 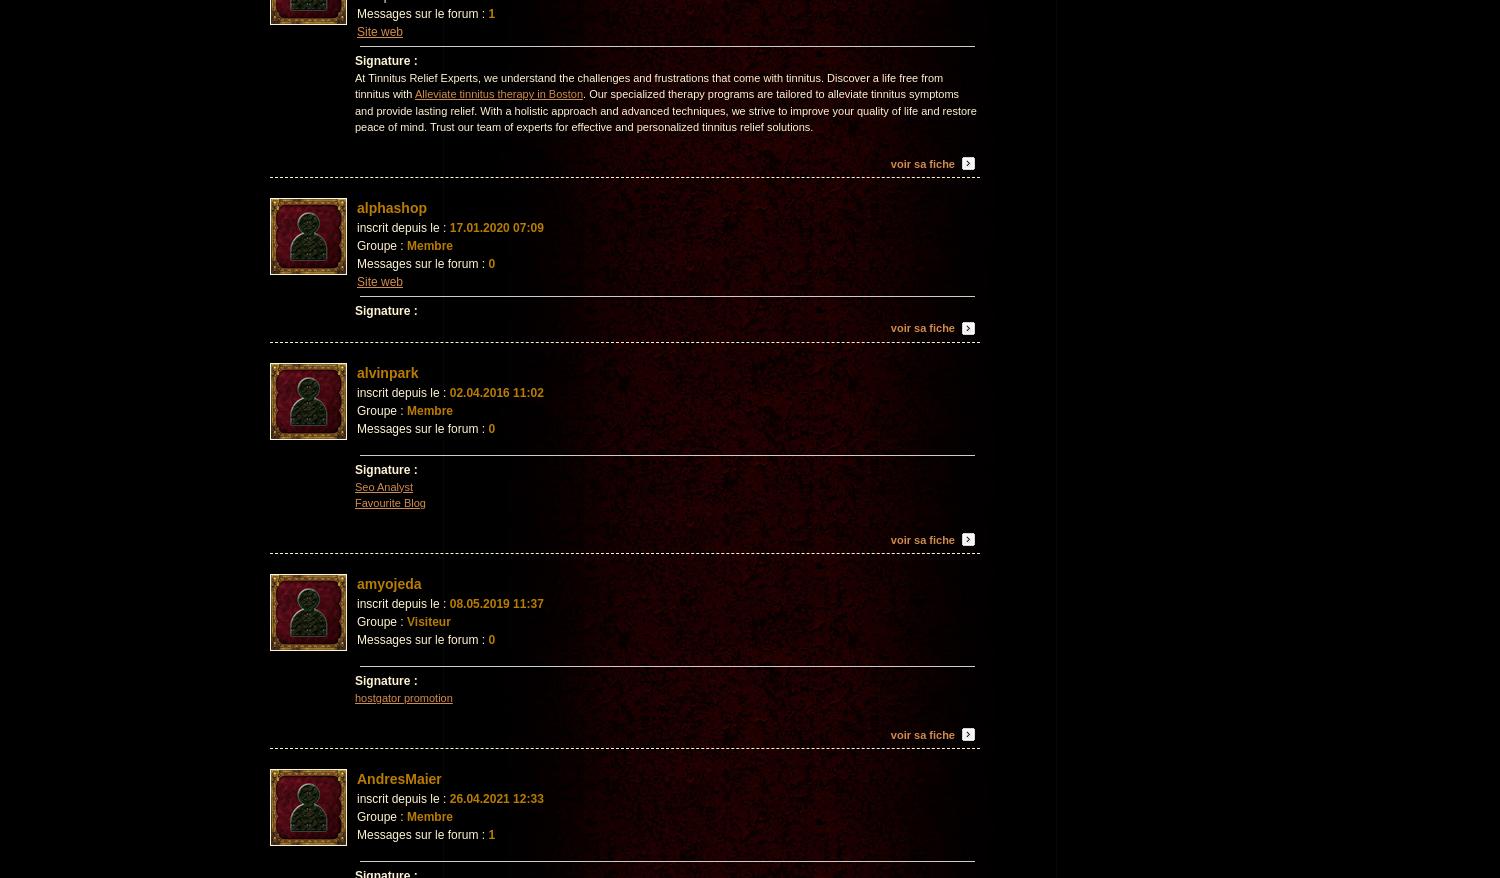 I want to click on 'At Tinnitus Relief Experts, we understand the challenges and frustrations that come with tinnitus. Discover a life free from tinnitus with', so click(x=649, y=85).